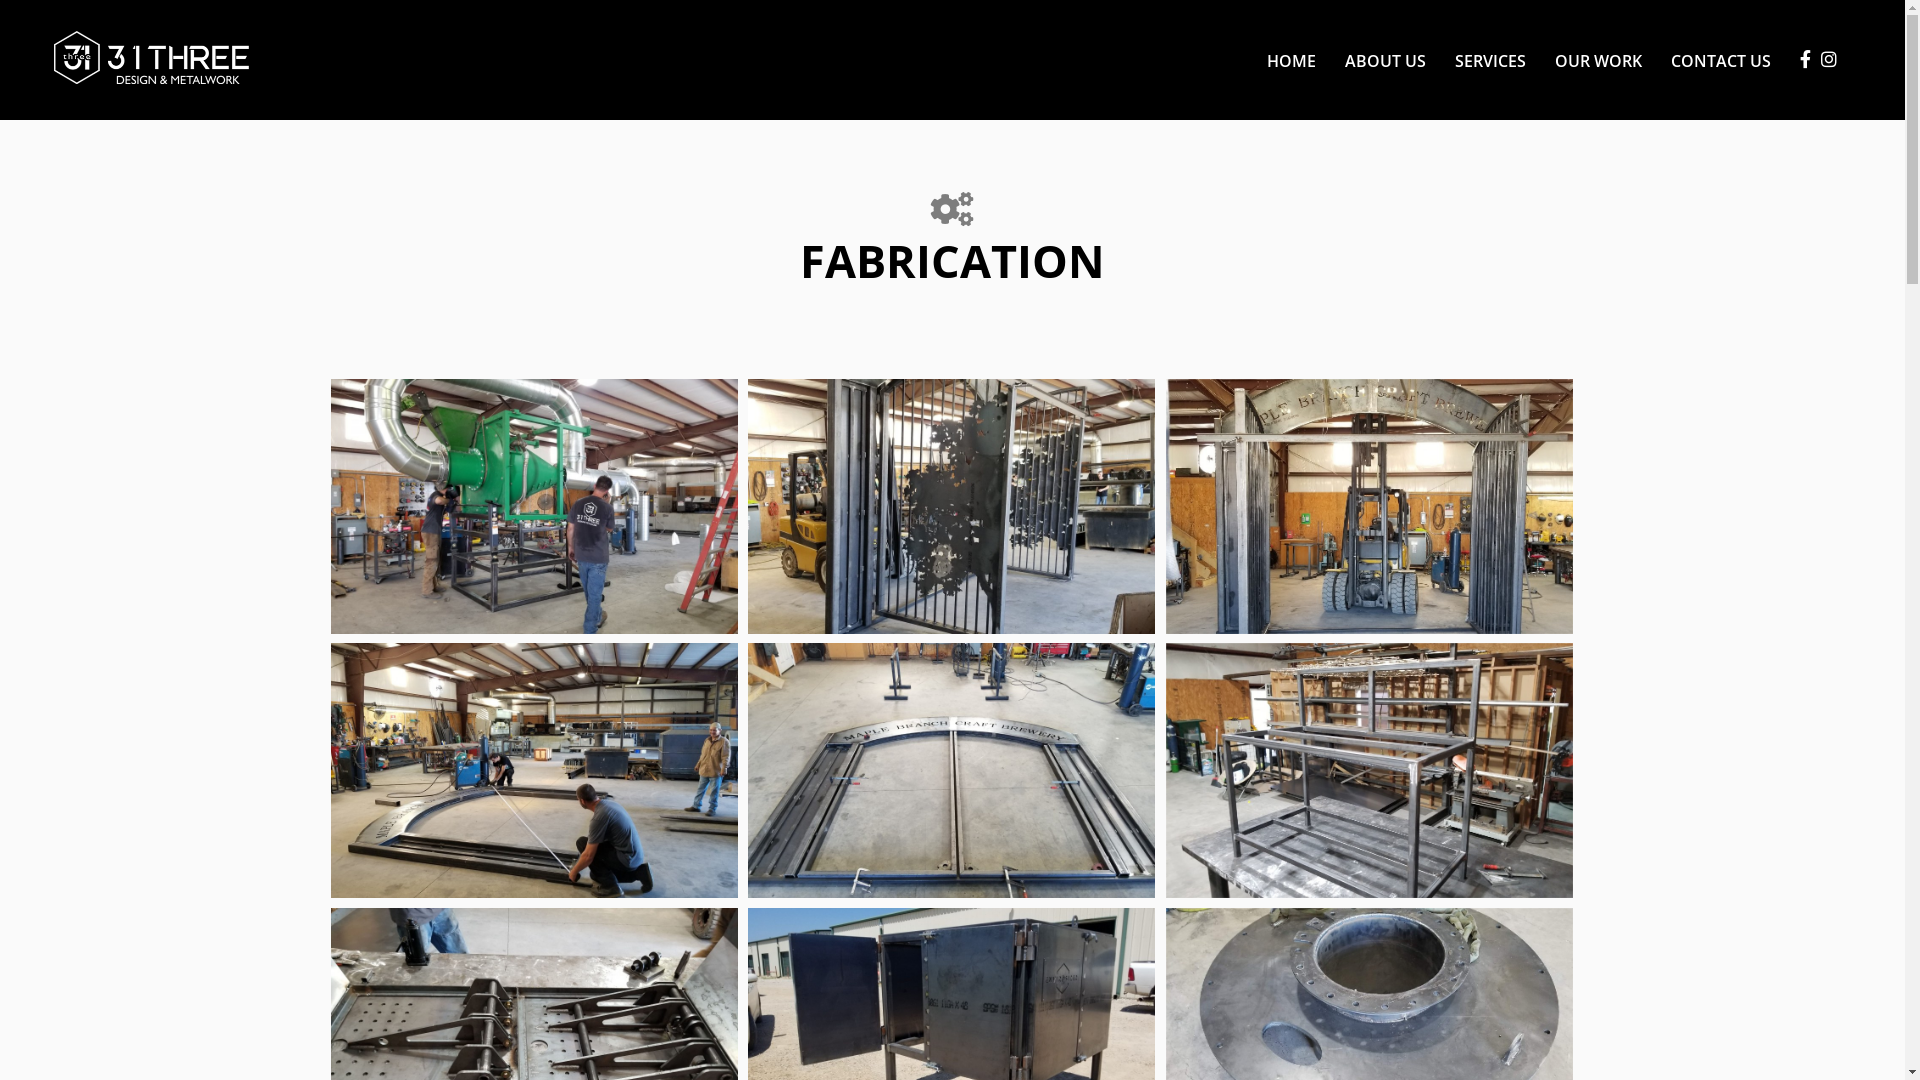  I want to click on 'SERVICES', so click(1490, 59).